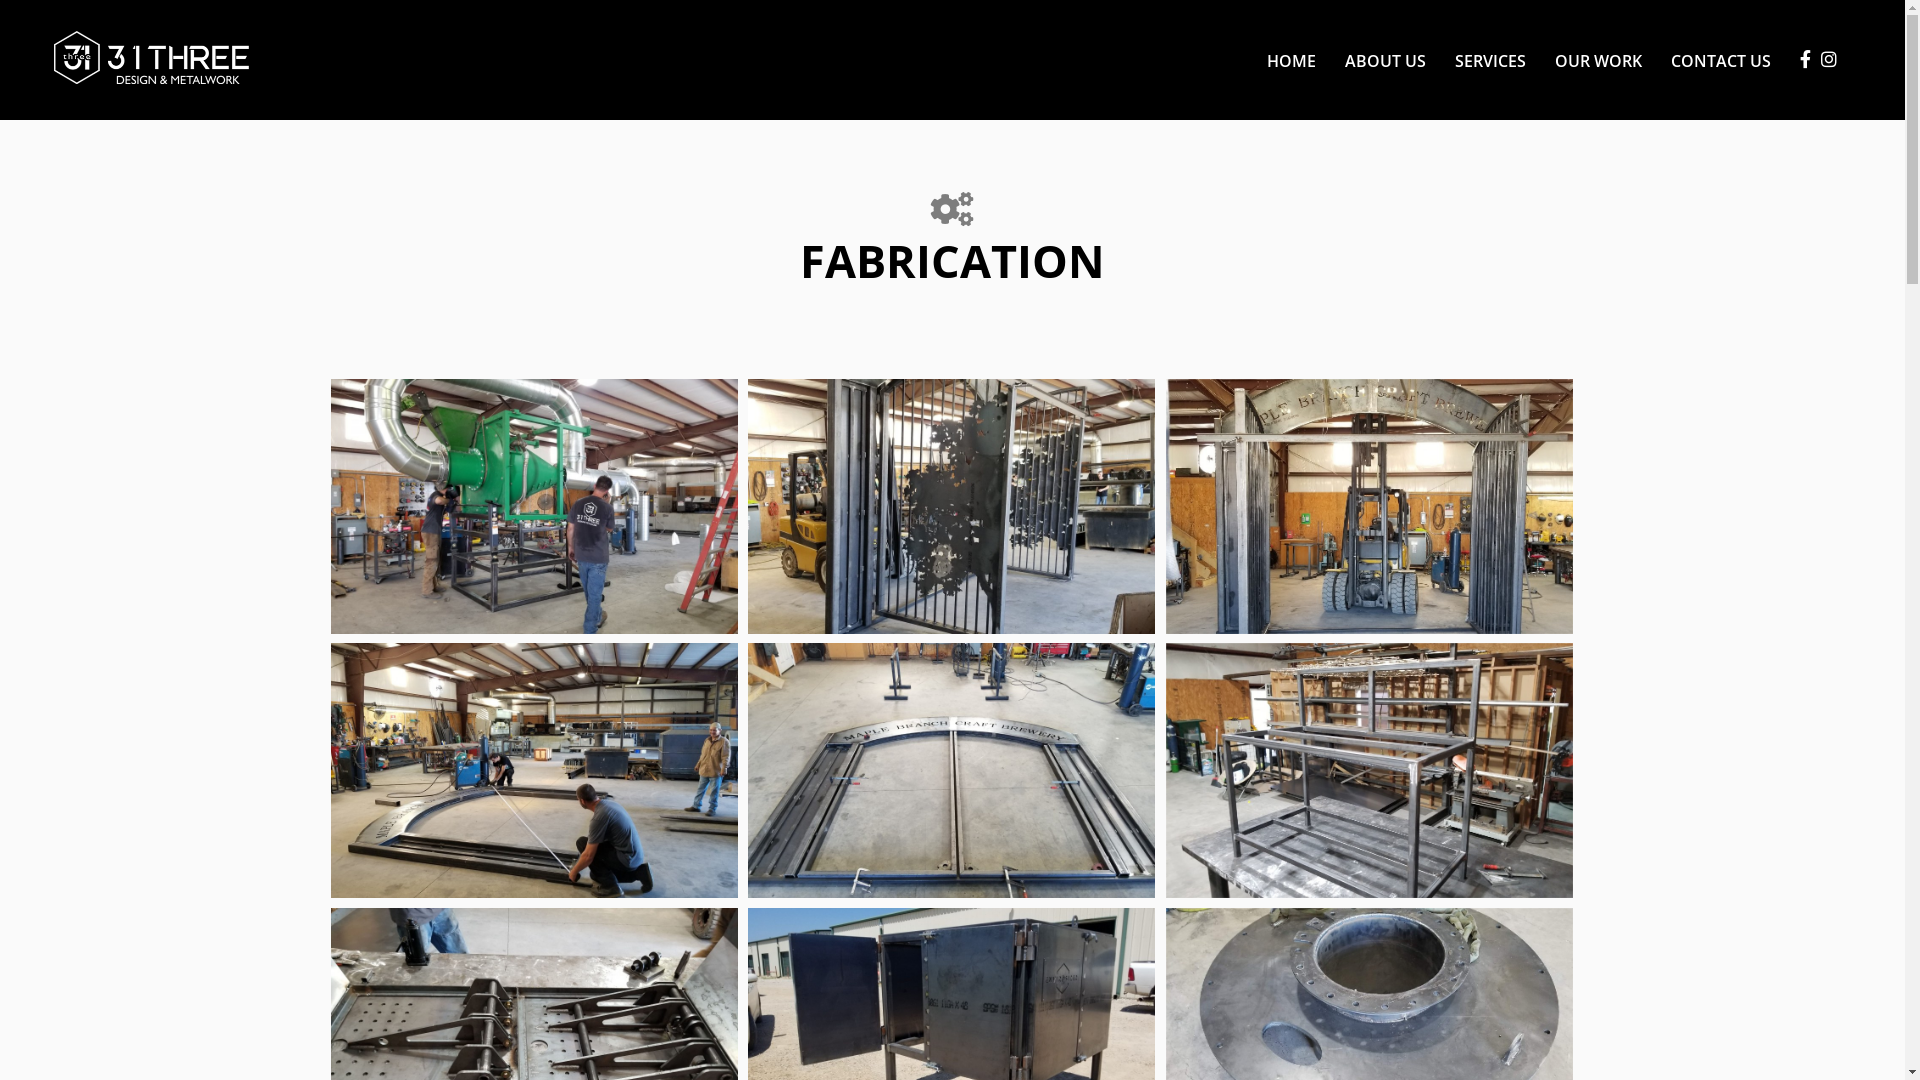  I want to click on 'SERVICES', so click(1490, 59).